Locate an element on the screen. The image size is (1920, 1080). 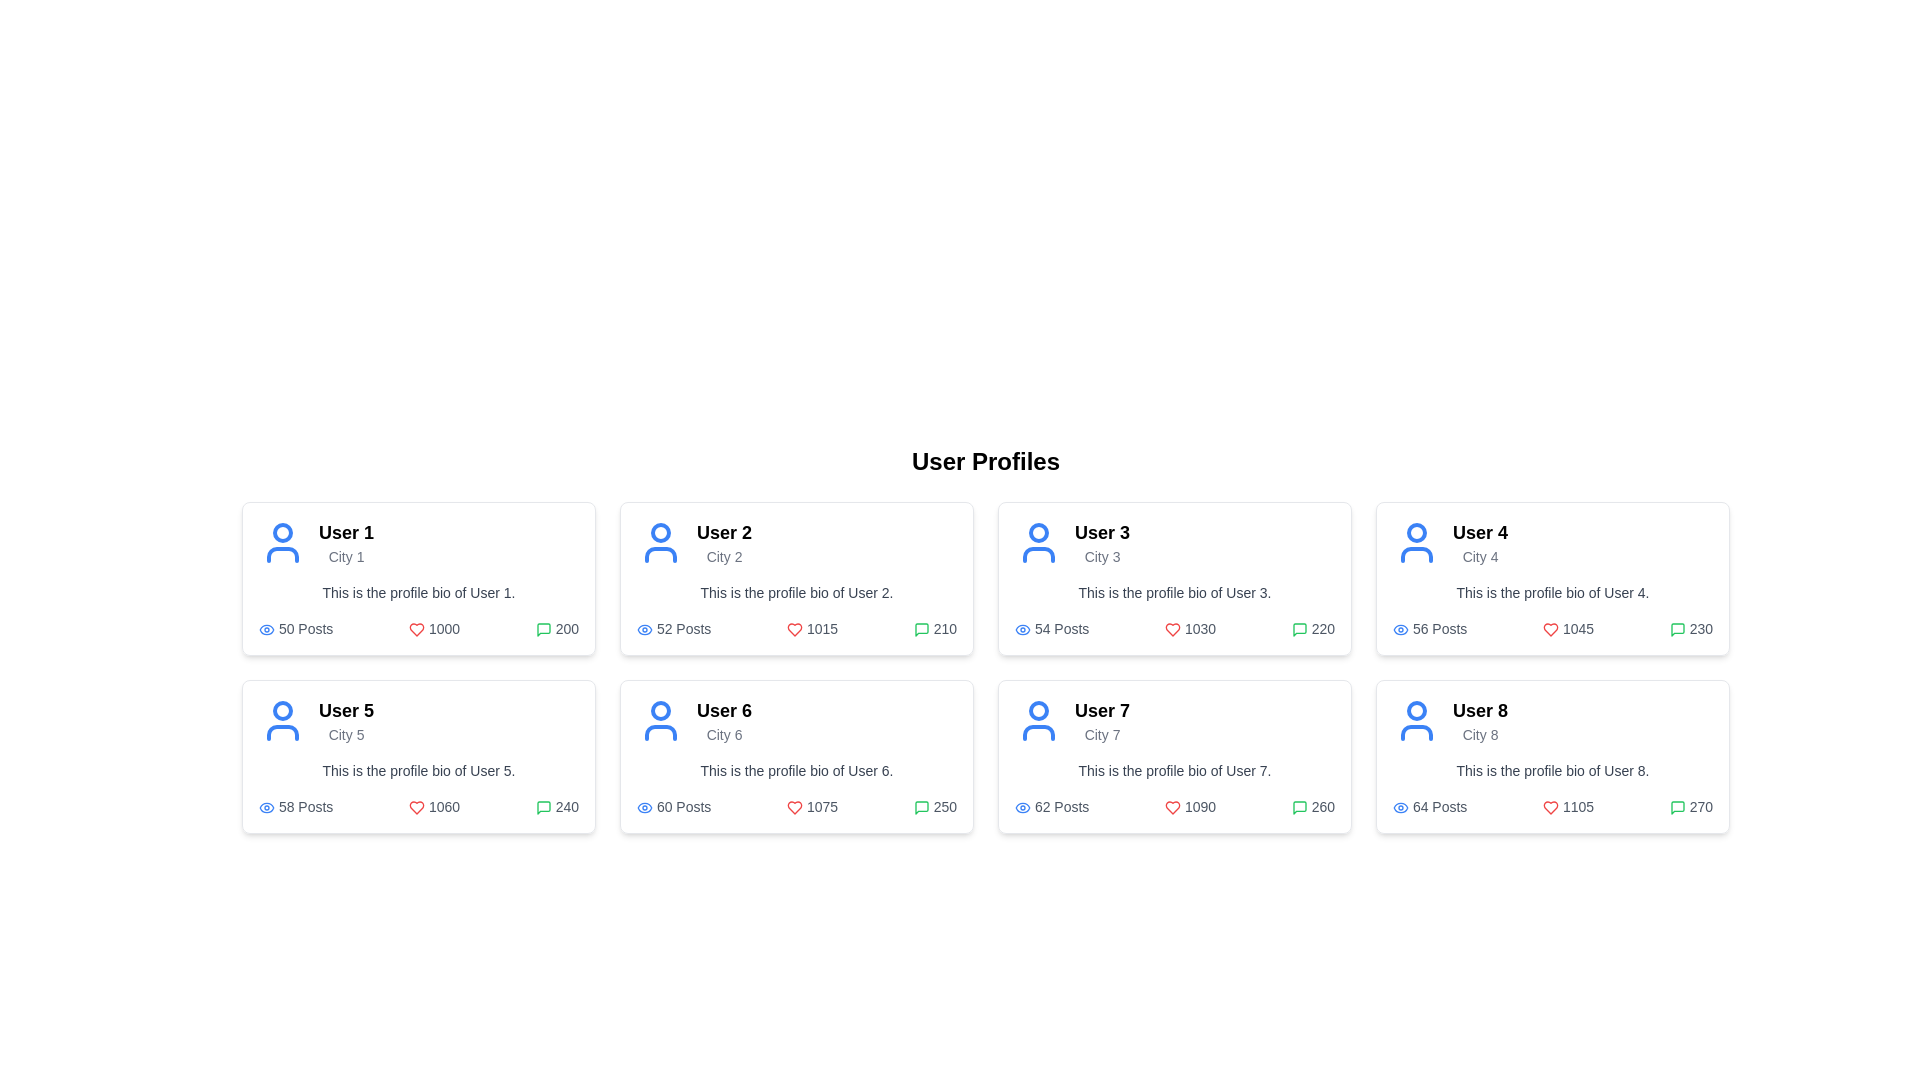
the label displaying the city name 'City 5', which is styled in a smaller font size with a gray color, located below 'User 5' within the same card in the bottom left corner of the grid of user profiles is located at coordinates (346, 735).